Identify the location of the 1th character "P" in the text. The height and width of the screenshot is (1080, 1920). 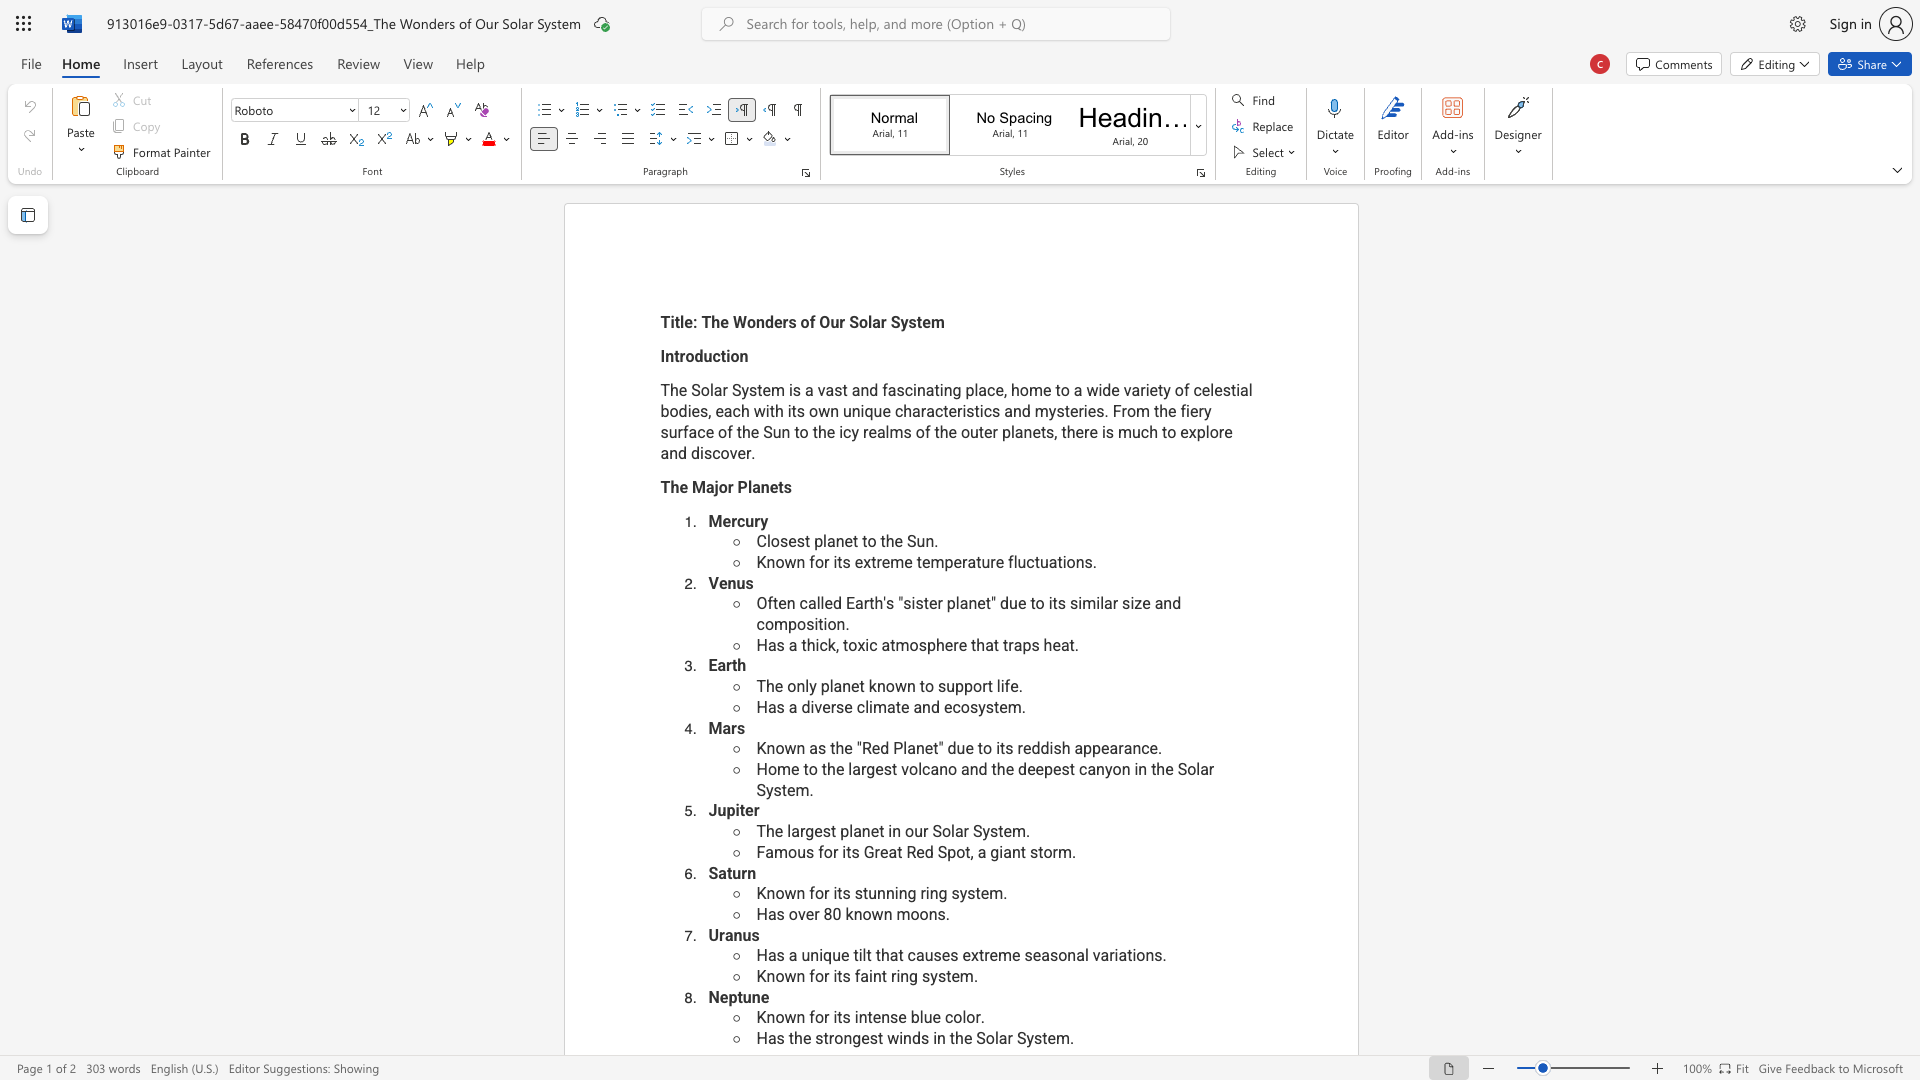
(741, 487).